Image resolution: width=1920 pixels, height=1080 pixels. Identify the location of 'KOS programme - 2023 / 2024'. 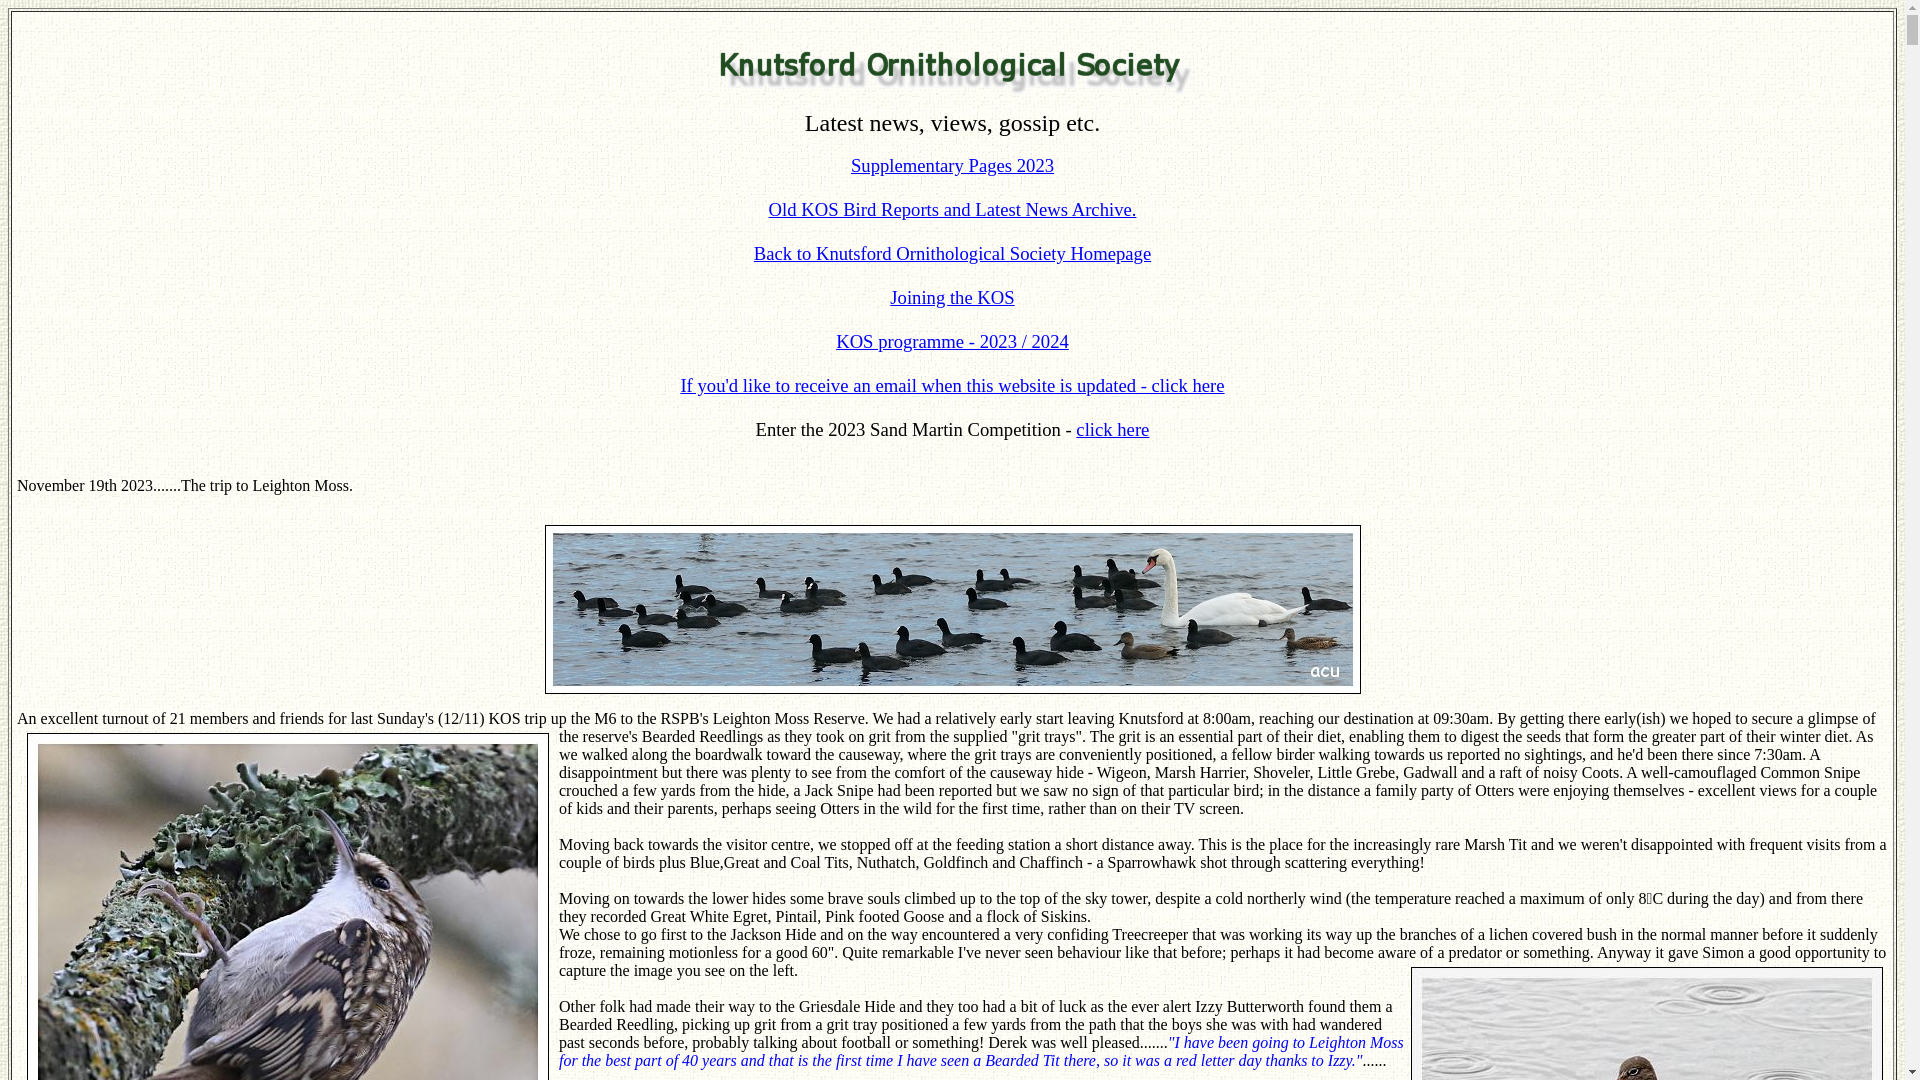
(951, 340).